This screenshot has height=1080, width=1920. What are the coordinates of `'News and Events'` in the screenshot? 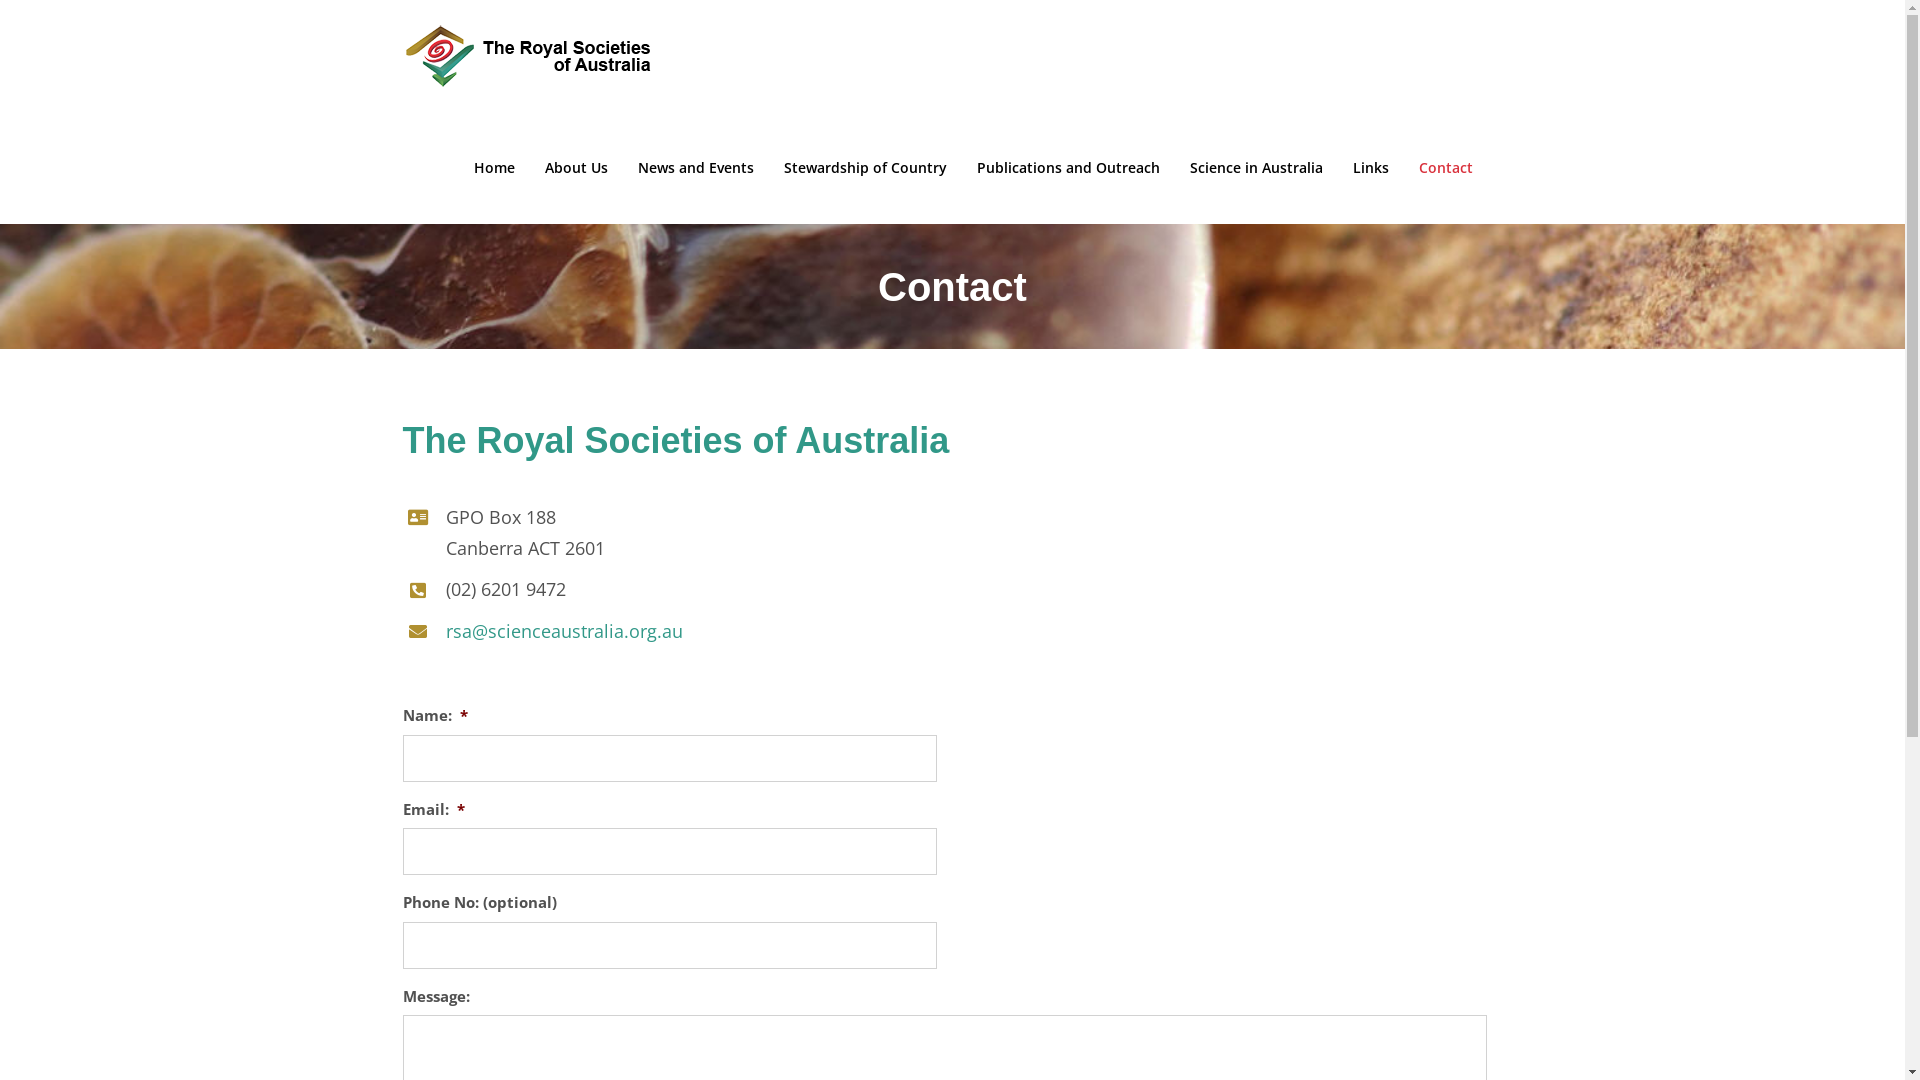 It's located at (696, 167).